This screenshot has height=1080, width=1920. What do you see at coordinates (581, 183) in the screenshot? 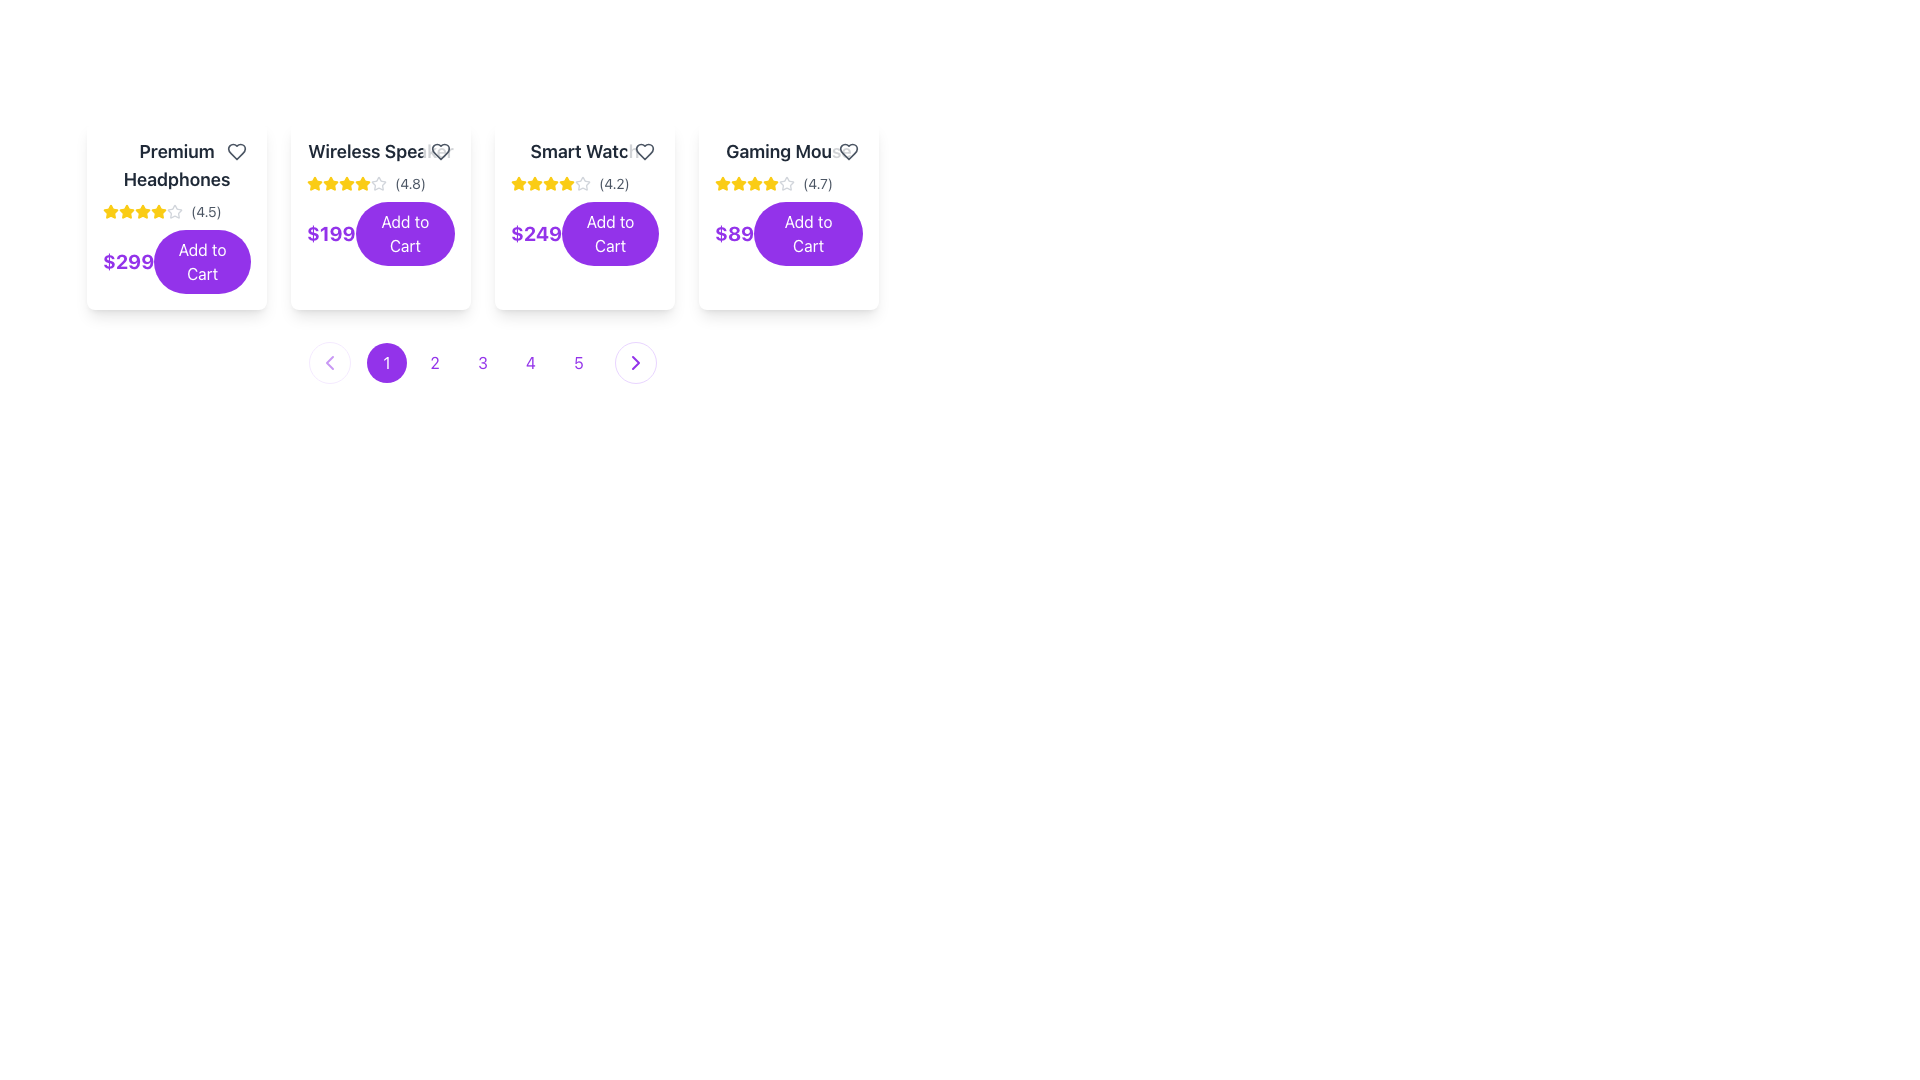
I see `the star icon outlined in gray, which is the third star in the rating display for the 'Smart Watch' card in the product section` at bounding box center [581, 183].